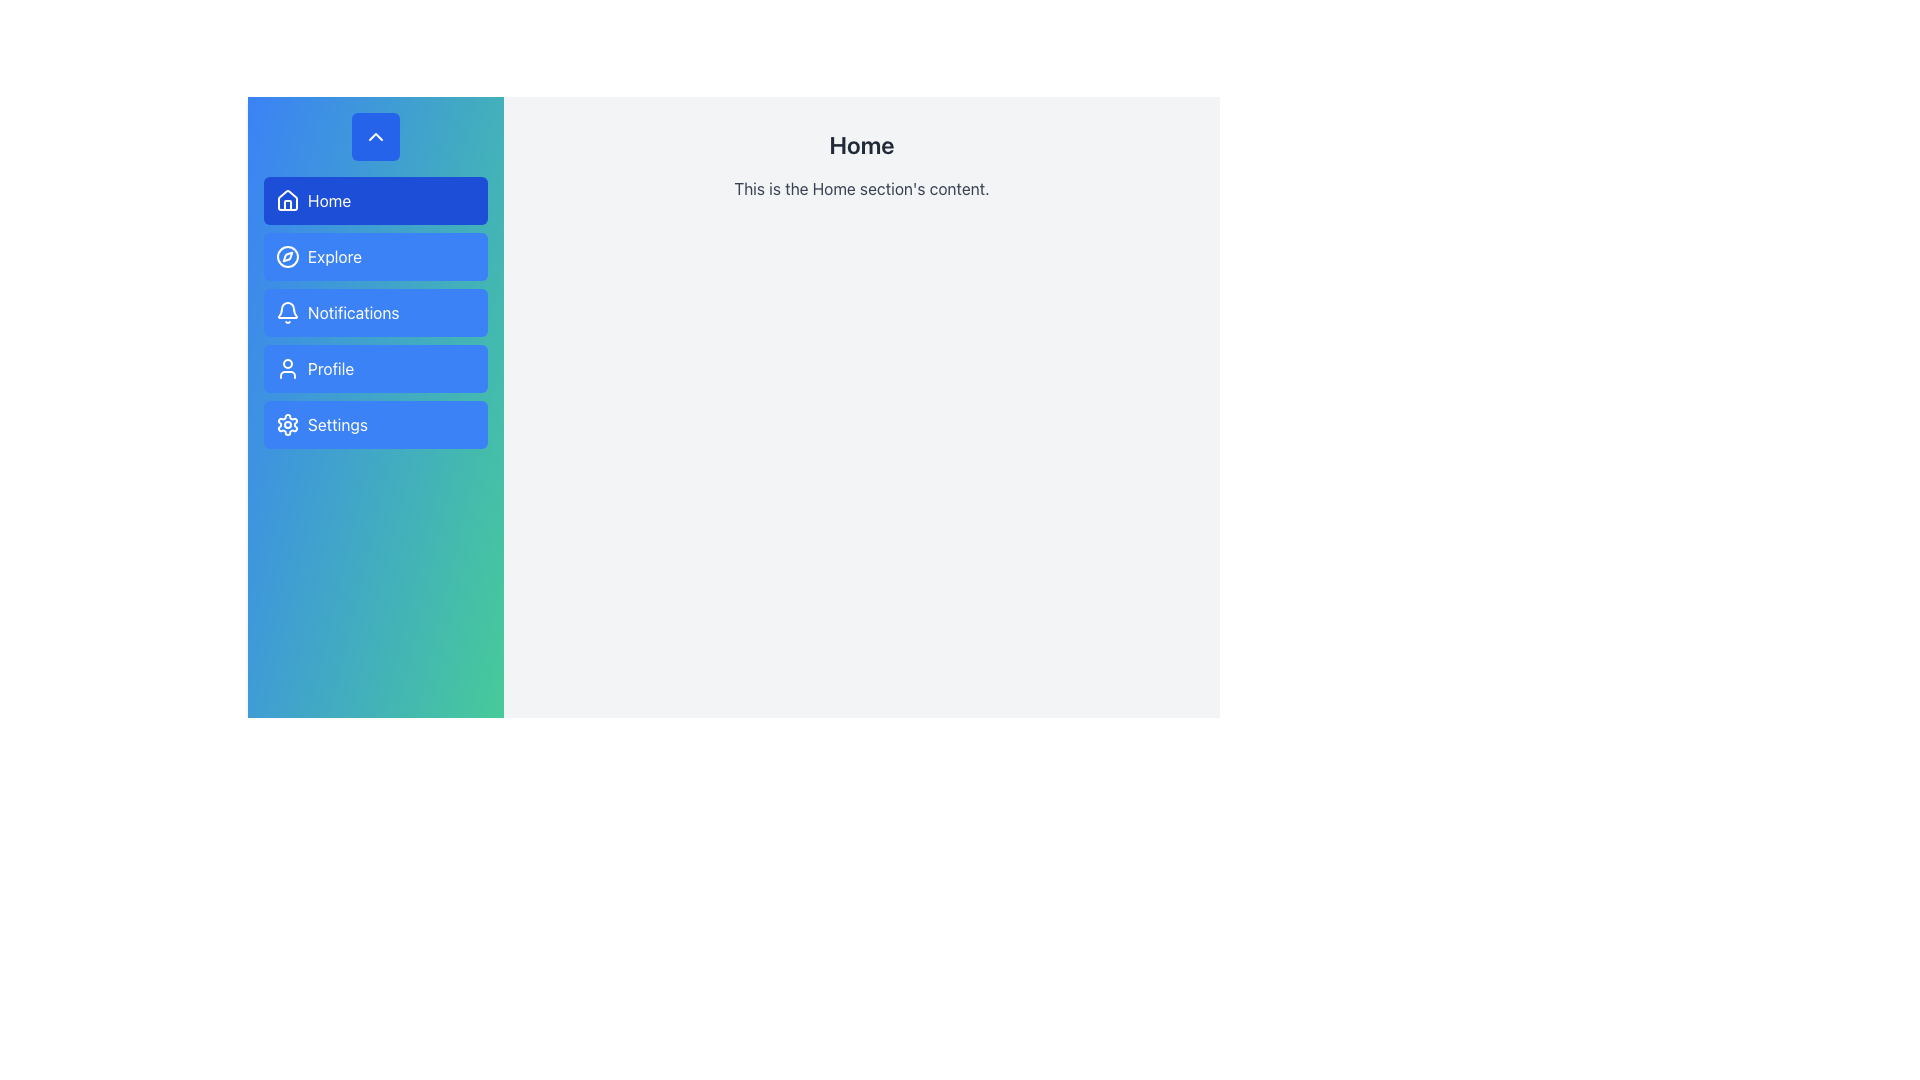  What do you see at coordinates (287, 312) in the screenshot?
I see `the bell icon within the 'Notifications' button located on the left side of the button` at bounding box center [287, 312].